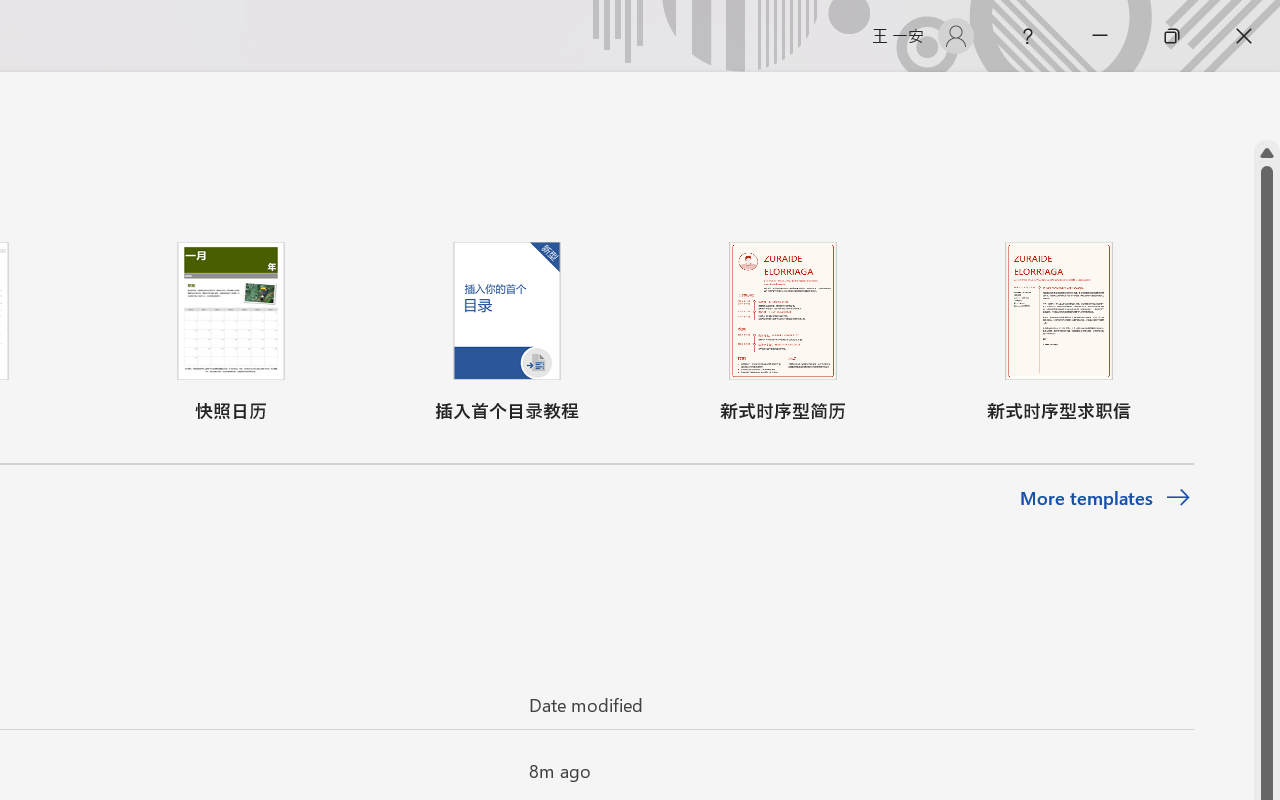  I want to click on 'Line up', so click(1266, 153).